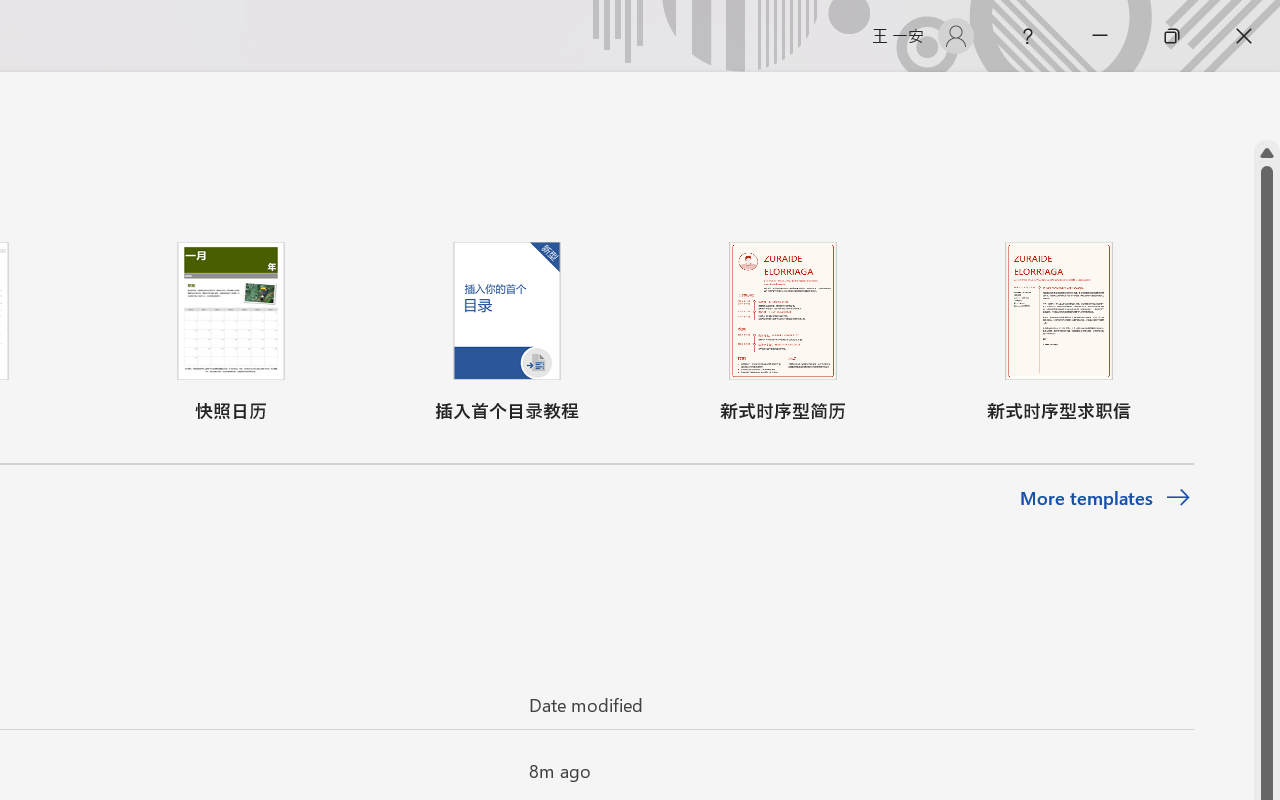  I want to click on 'Line up', so click(1266, 153).